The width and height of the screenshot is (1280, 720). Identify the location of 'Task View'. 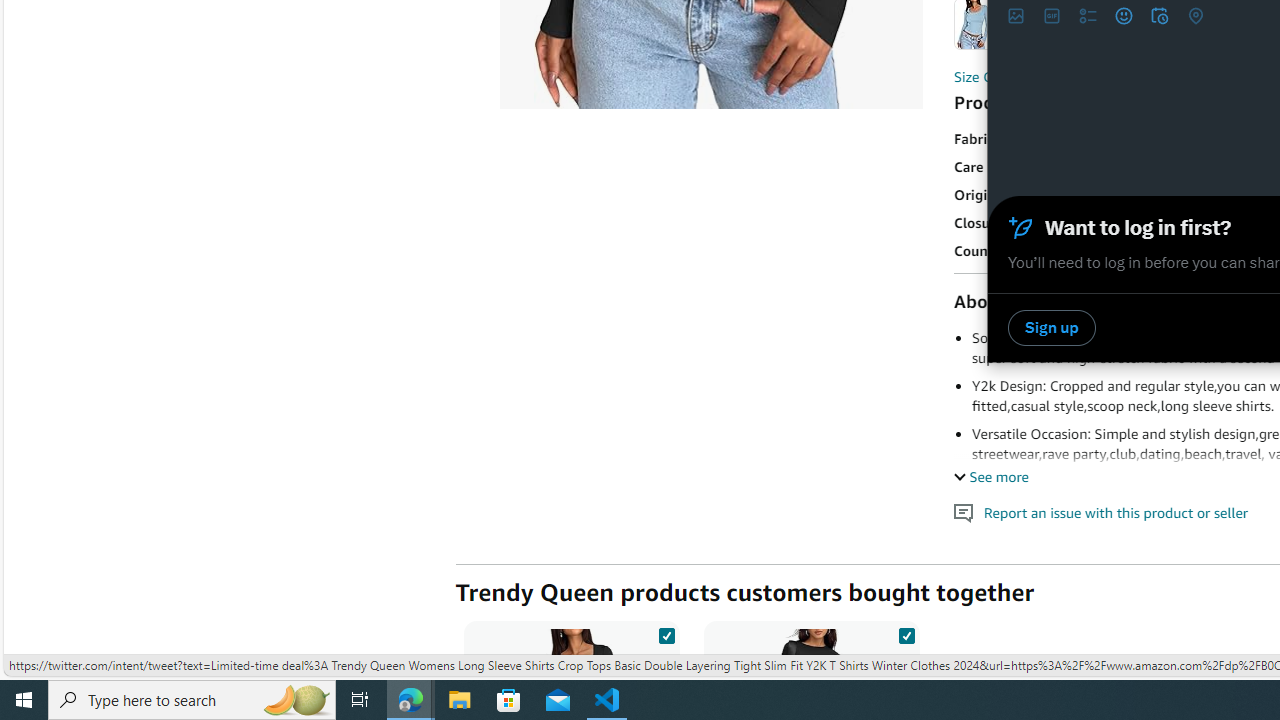
(359, 698).